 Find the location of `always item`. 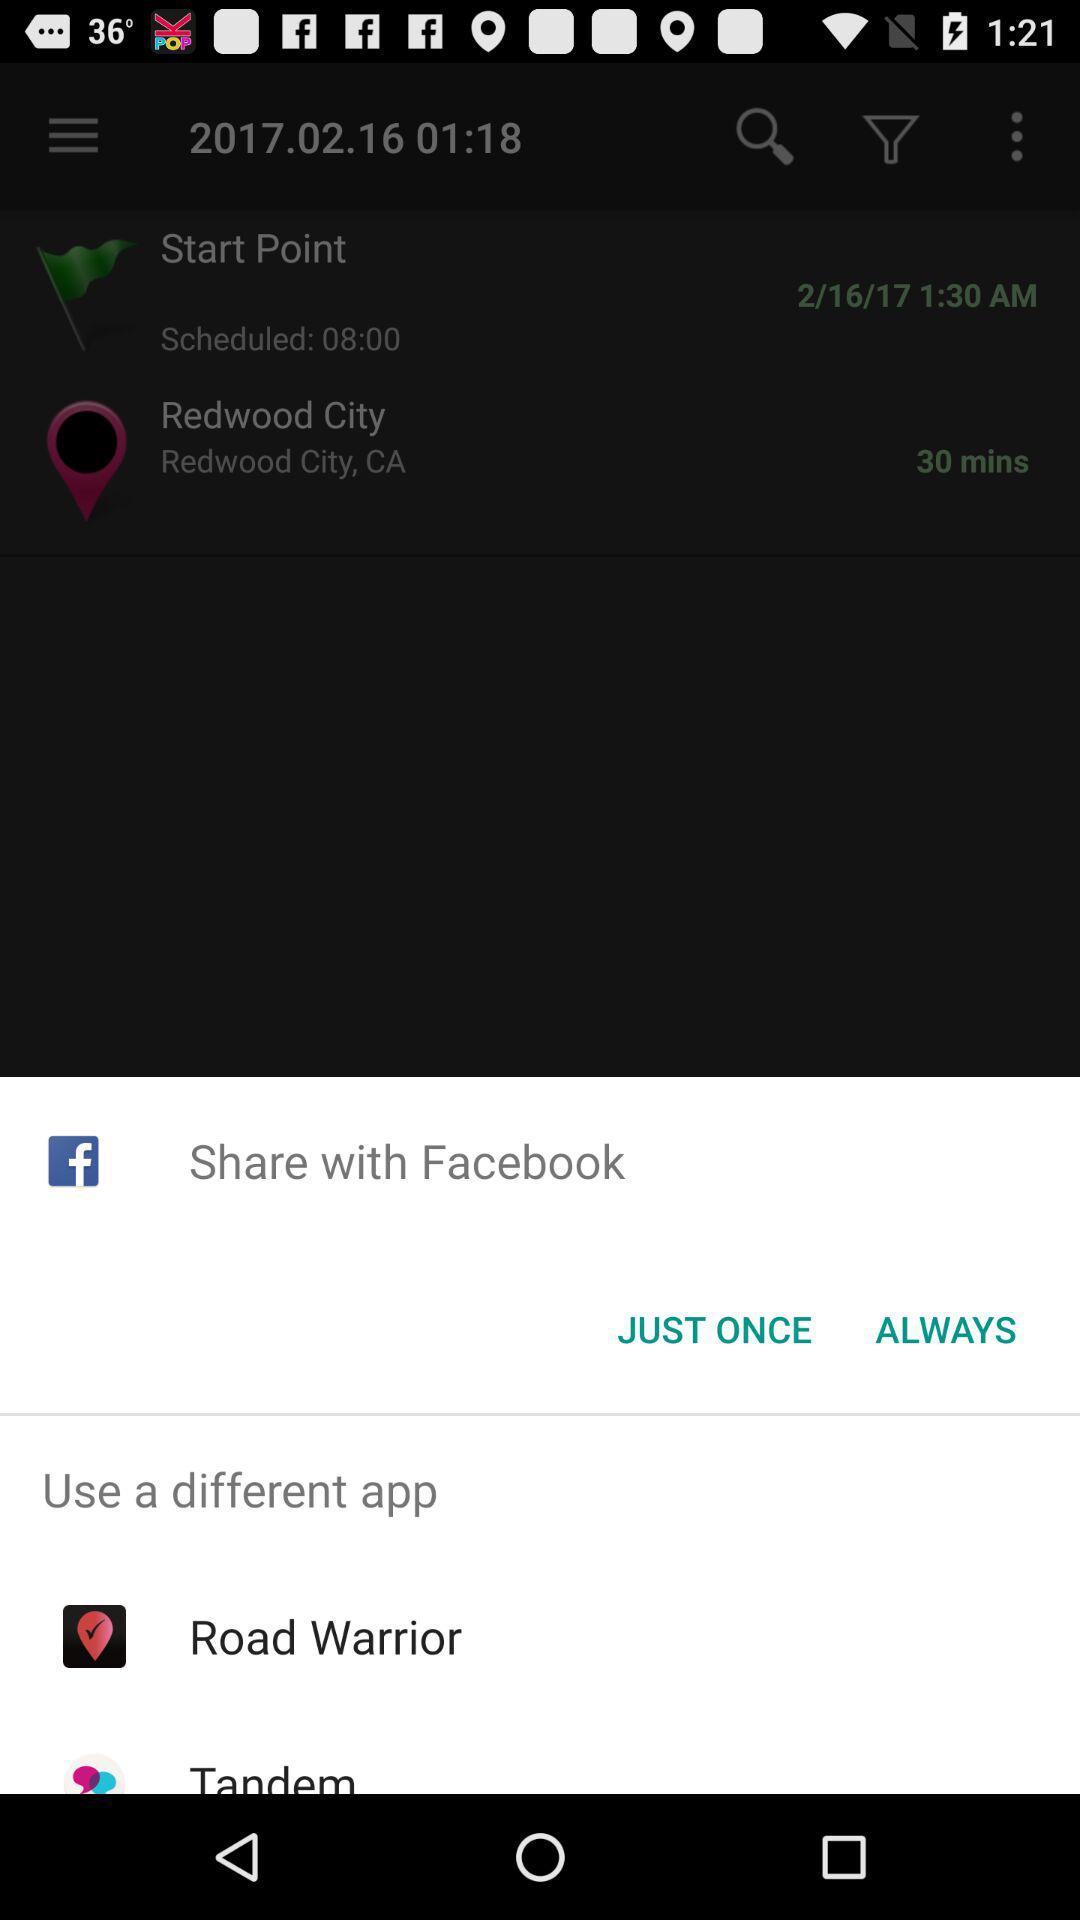

always item is located at coordinates (945, 1329).